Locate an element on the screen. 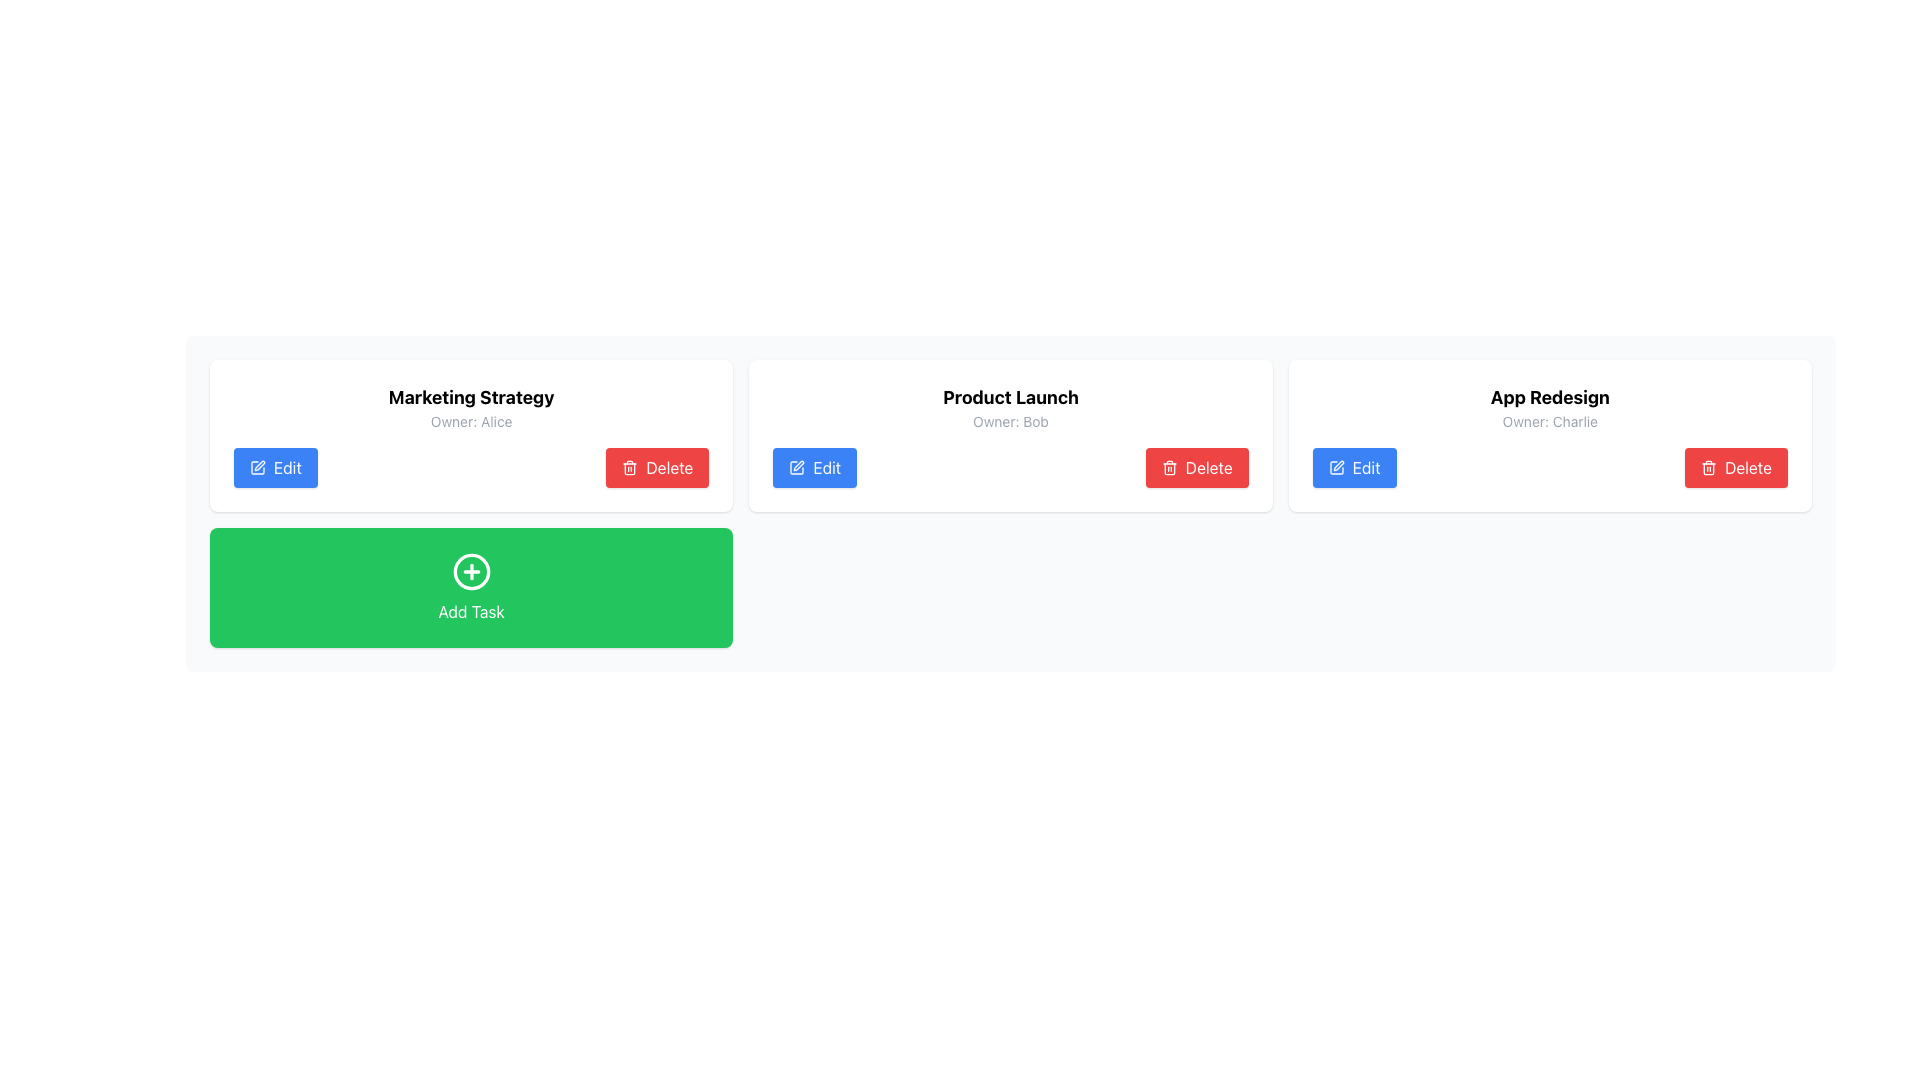  the delete icon associated with the 'Delete' button on the 'Product Launch' card located in the second column of the UI layout is located at coordinates (1169, 467).